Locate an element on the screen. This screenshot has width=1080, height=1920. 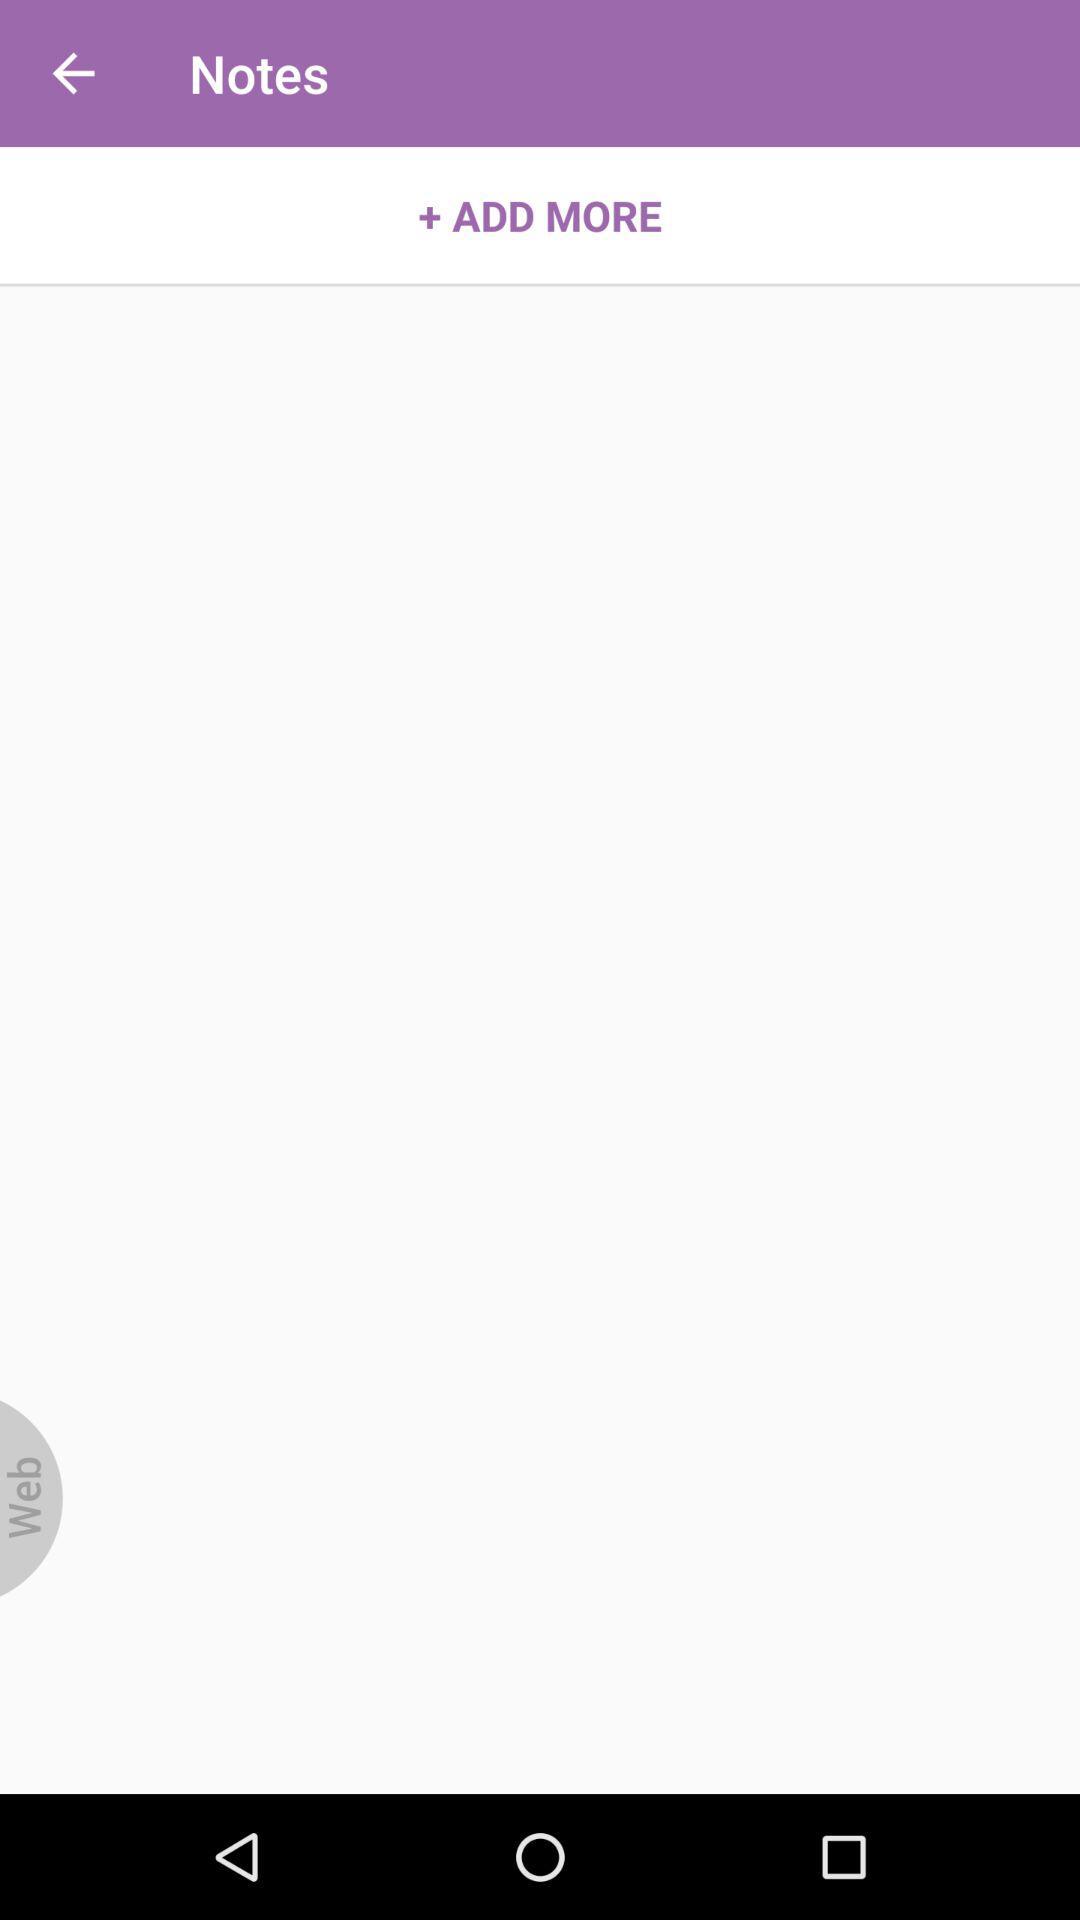
item at the bottom left corner is located at coordinates (31, 1498).